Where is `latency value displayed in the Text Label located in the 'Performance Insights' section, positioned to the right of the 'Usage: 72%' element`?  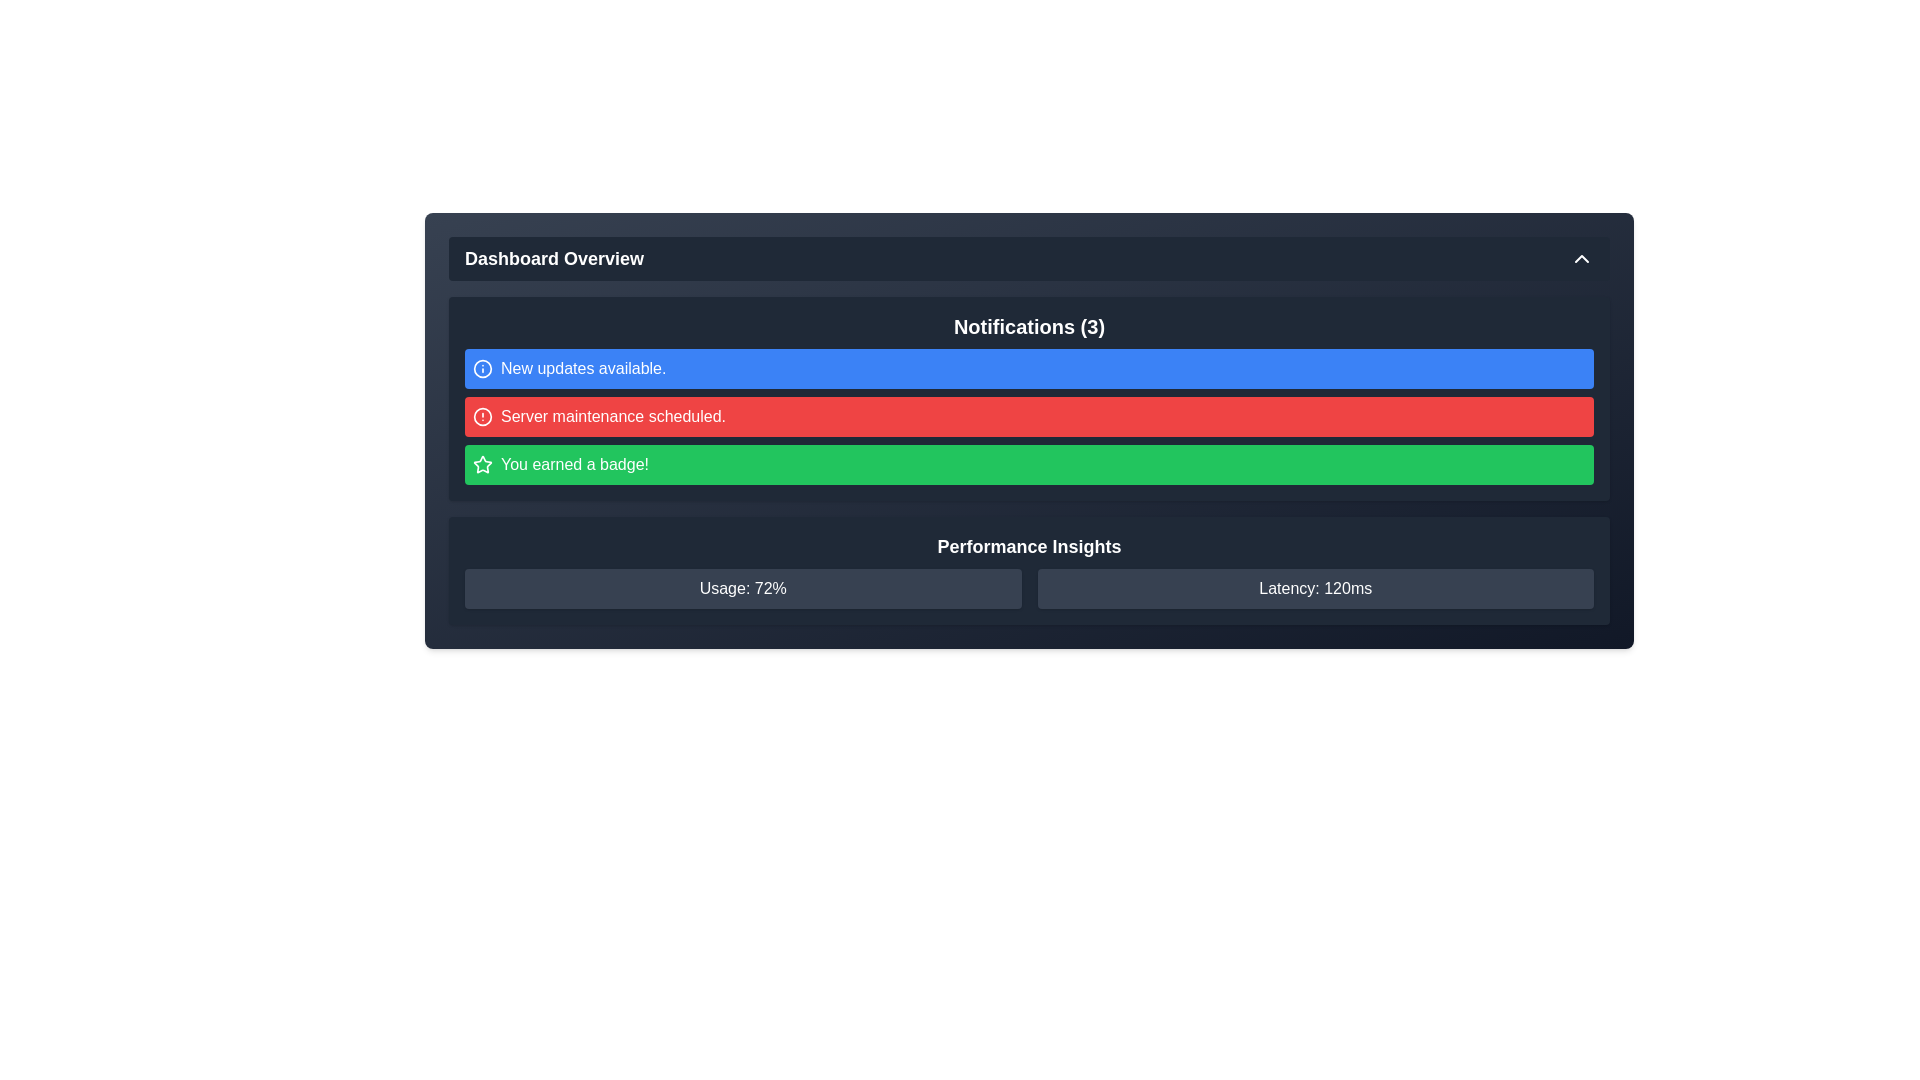
latency value displayed in the Text Label located in the 'Performance Insights' section, positioned to the right of the 'Usage: 72%' element is located at coordinates (1315, 588).